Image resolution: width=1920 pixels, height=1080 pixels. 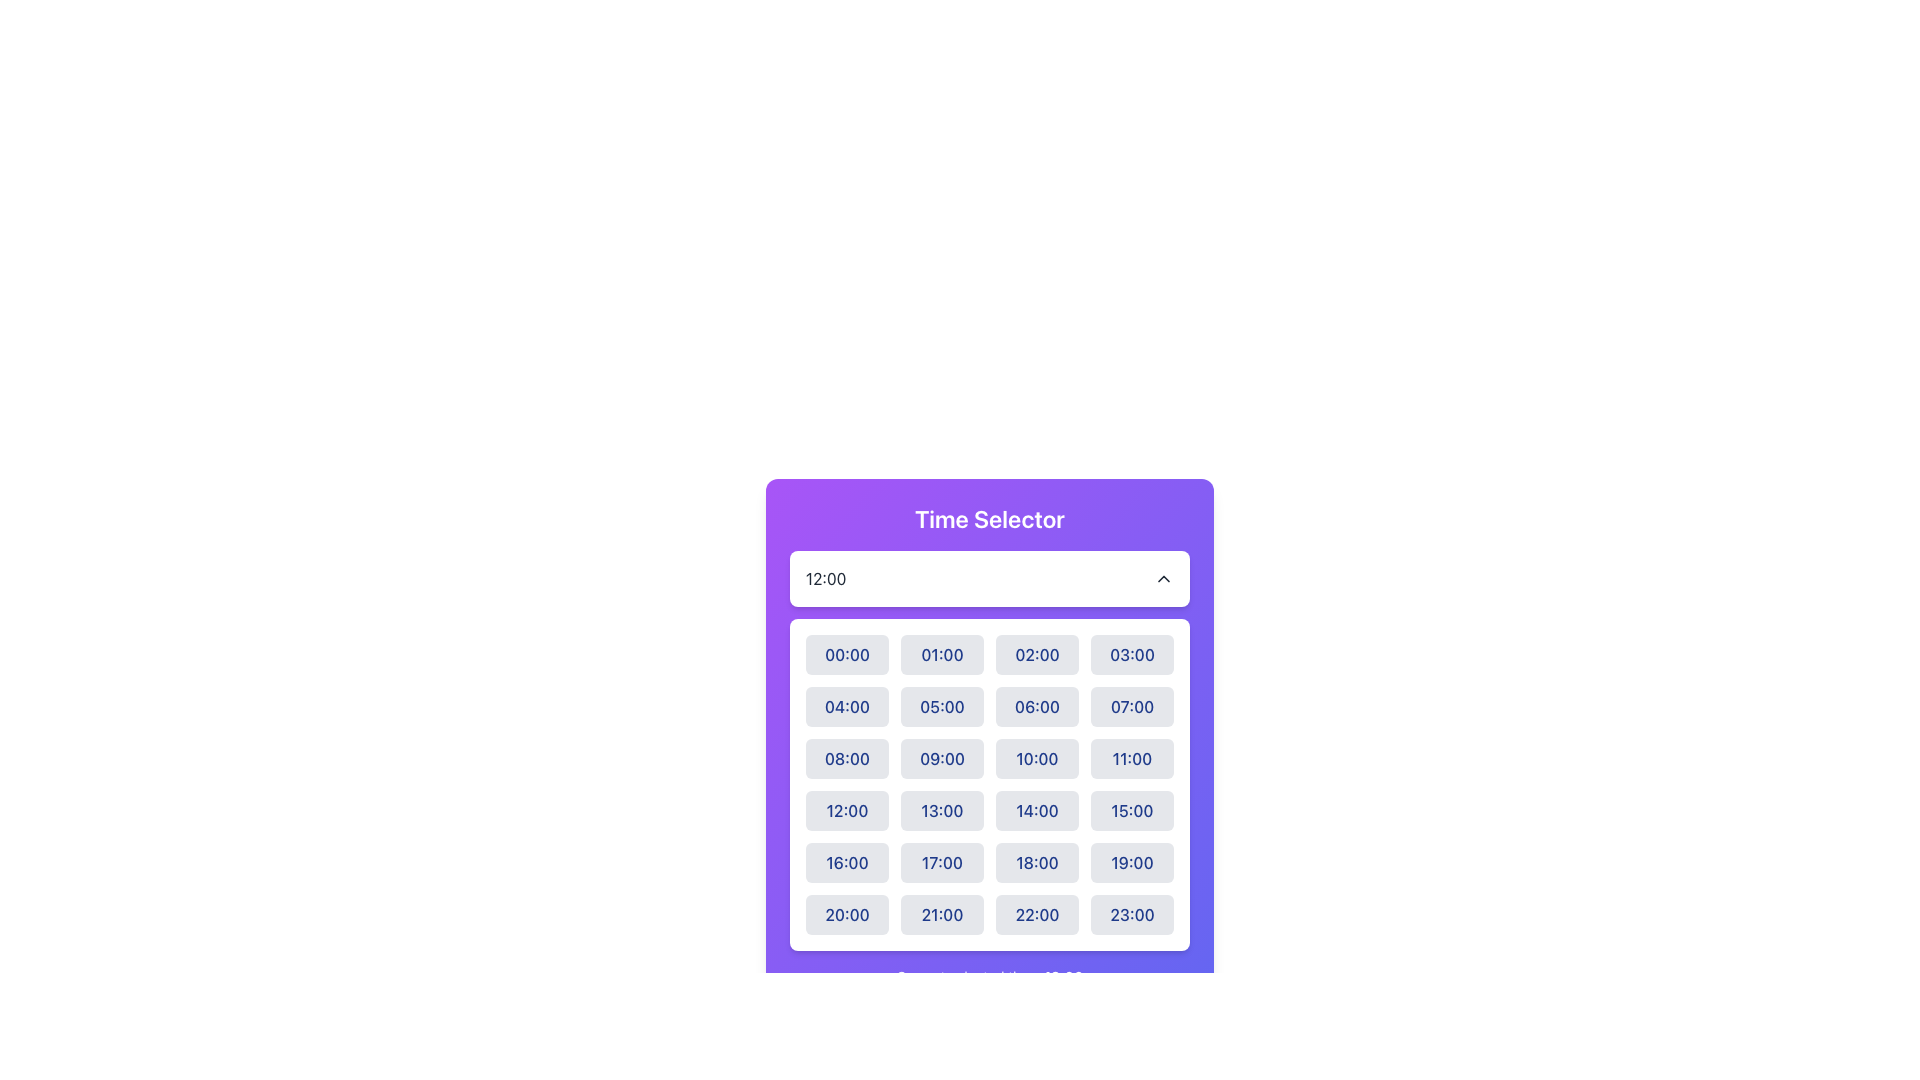 I want to click on the interactive button labeled '10:00' with a light gray background in the third column of the third row of the time selection grid, so click(x=989, y=744).